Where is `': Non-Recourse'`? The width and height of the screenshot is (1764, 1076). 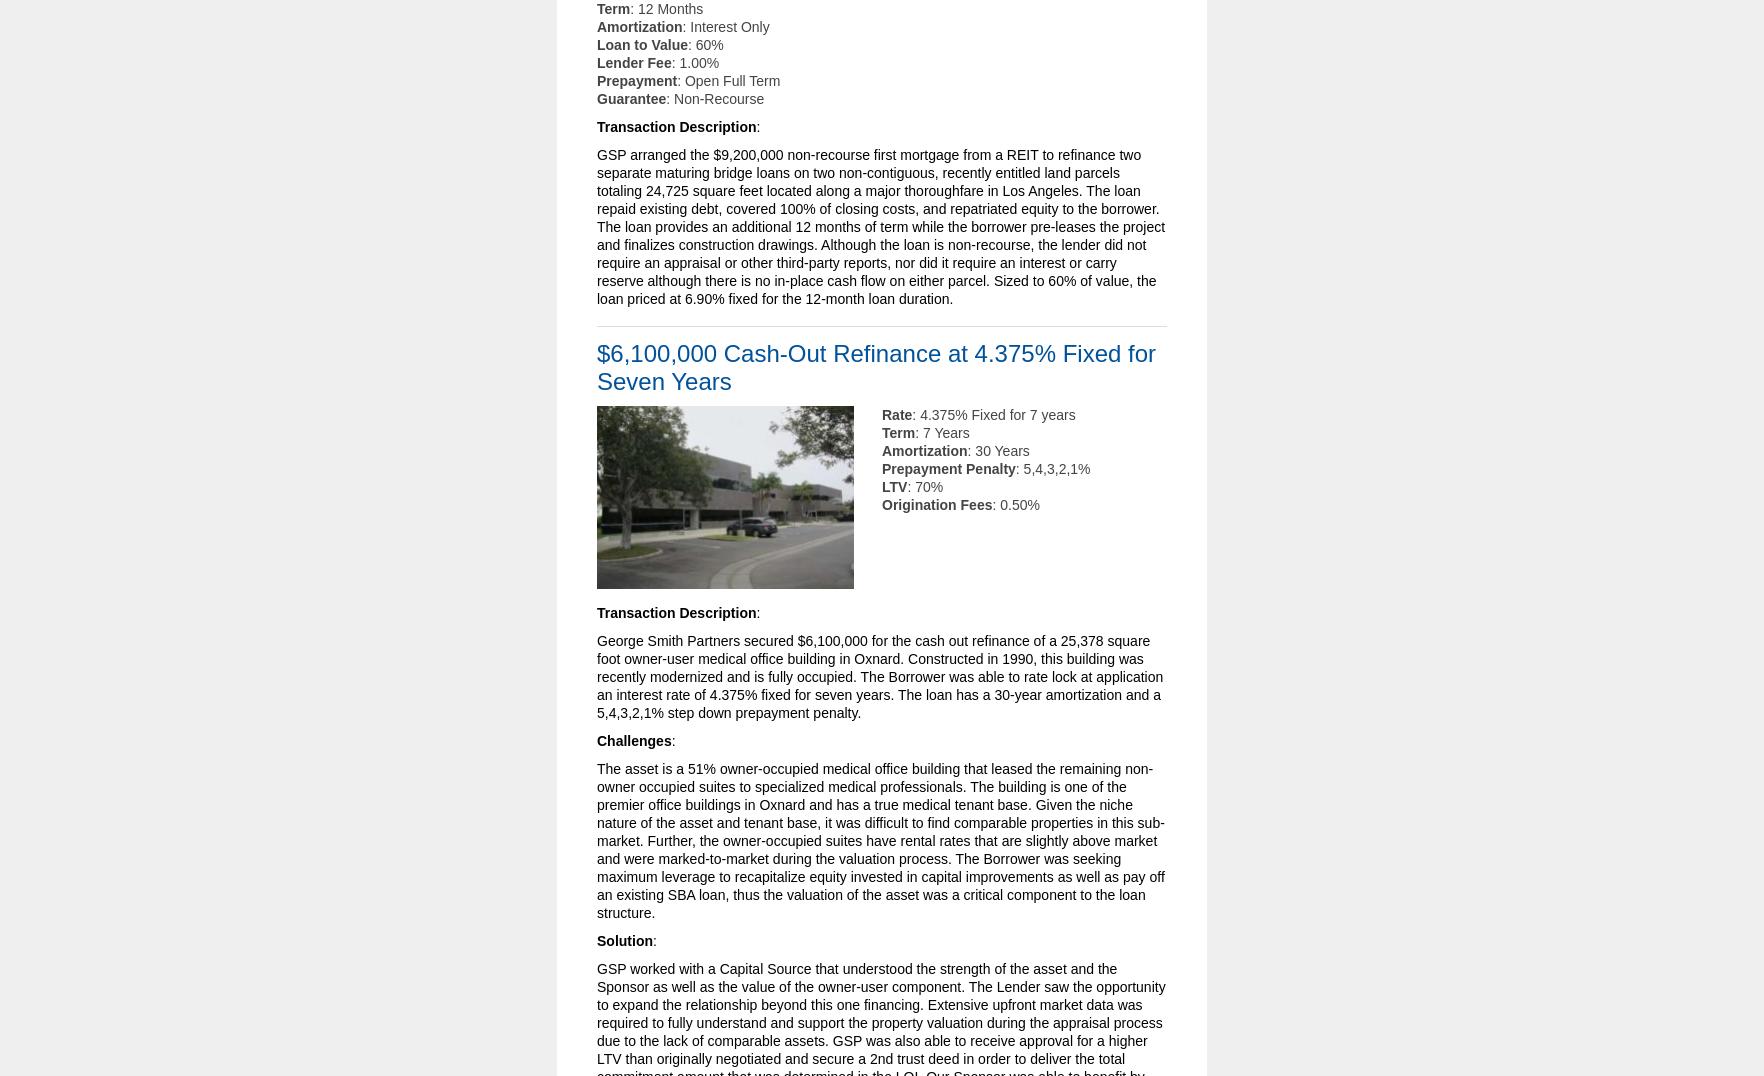
': Non-Recourse' is located at coordinates (714, 97).